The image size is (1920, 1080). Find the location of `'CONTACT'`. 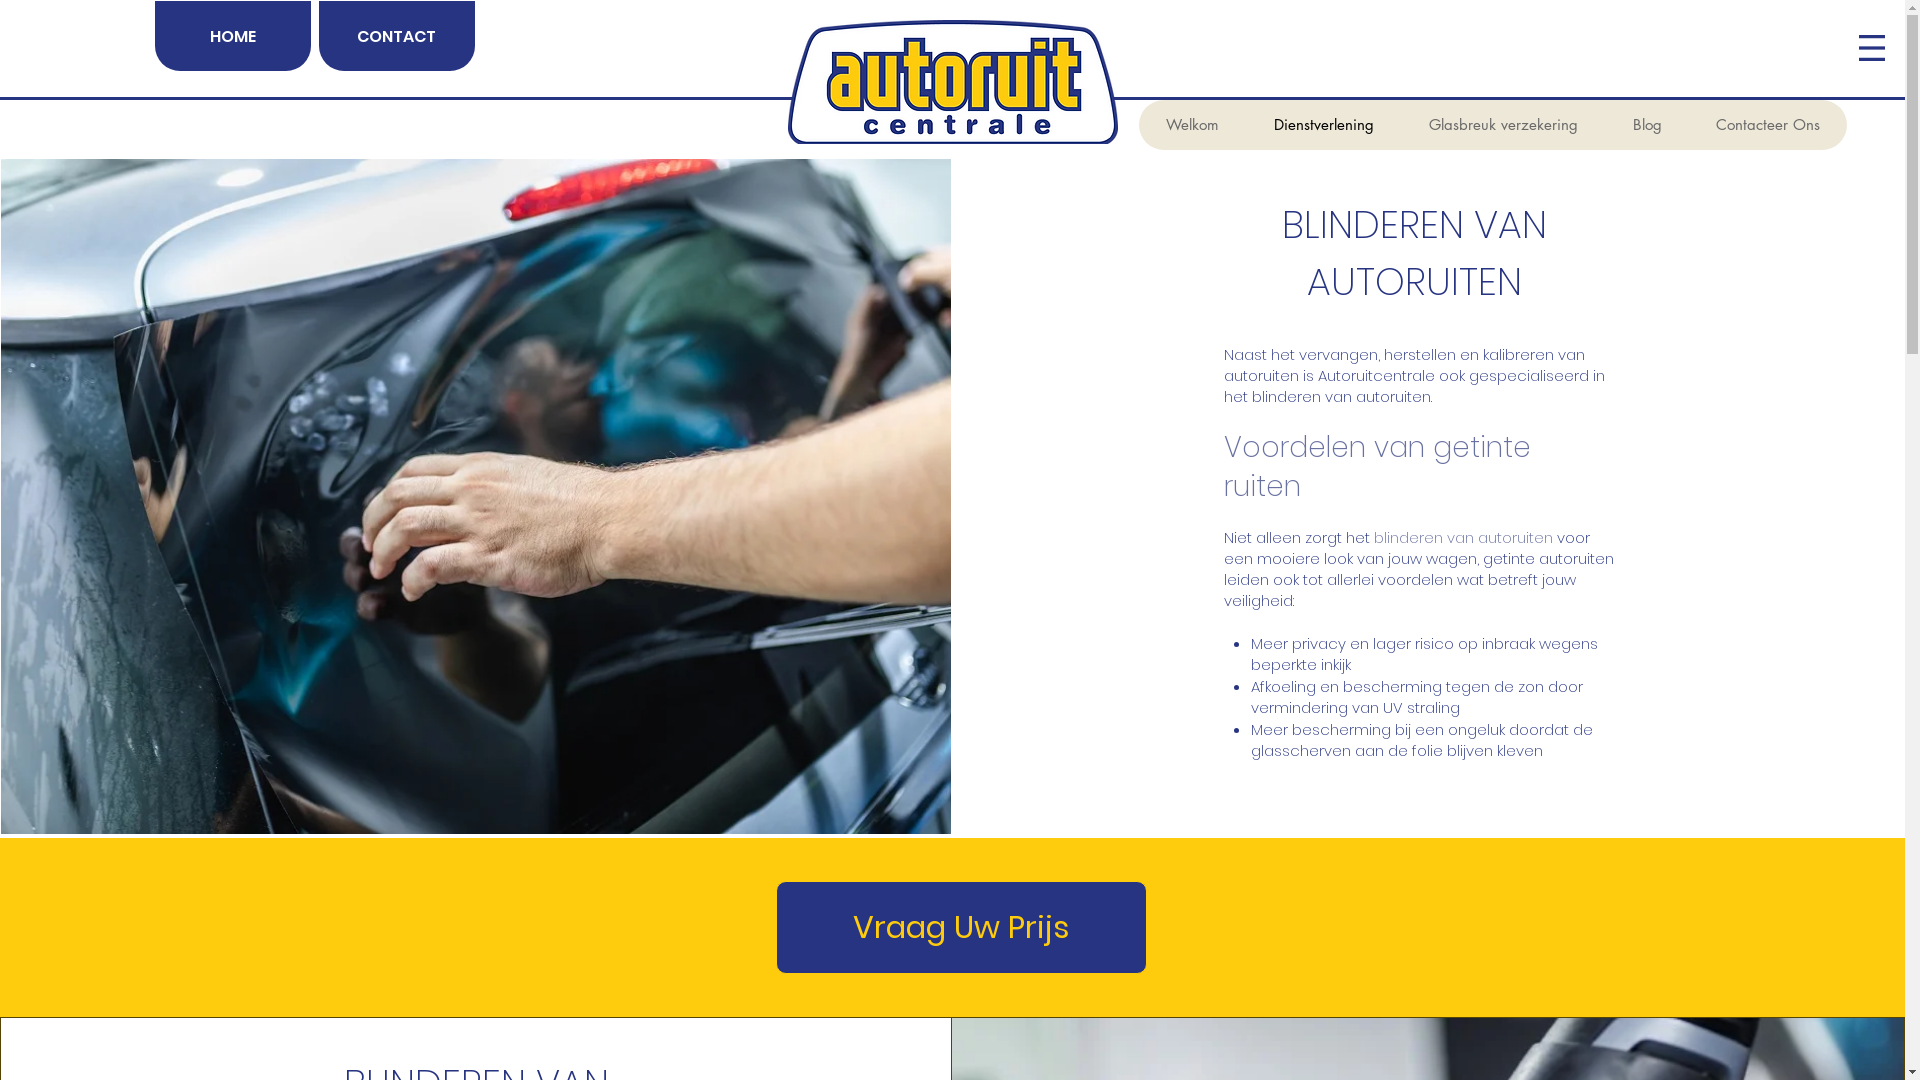

'CONTACT' is located at coordinates (395, 35).